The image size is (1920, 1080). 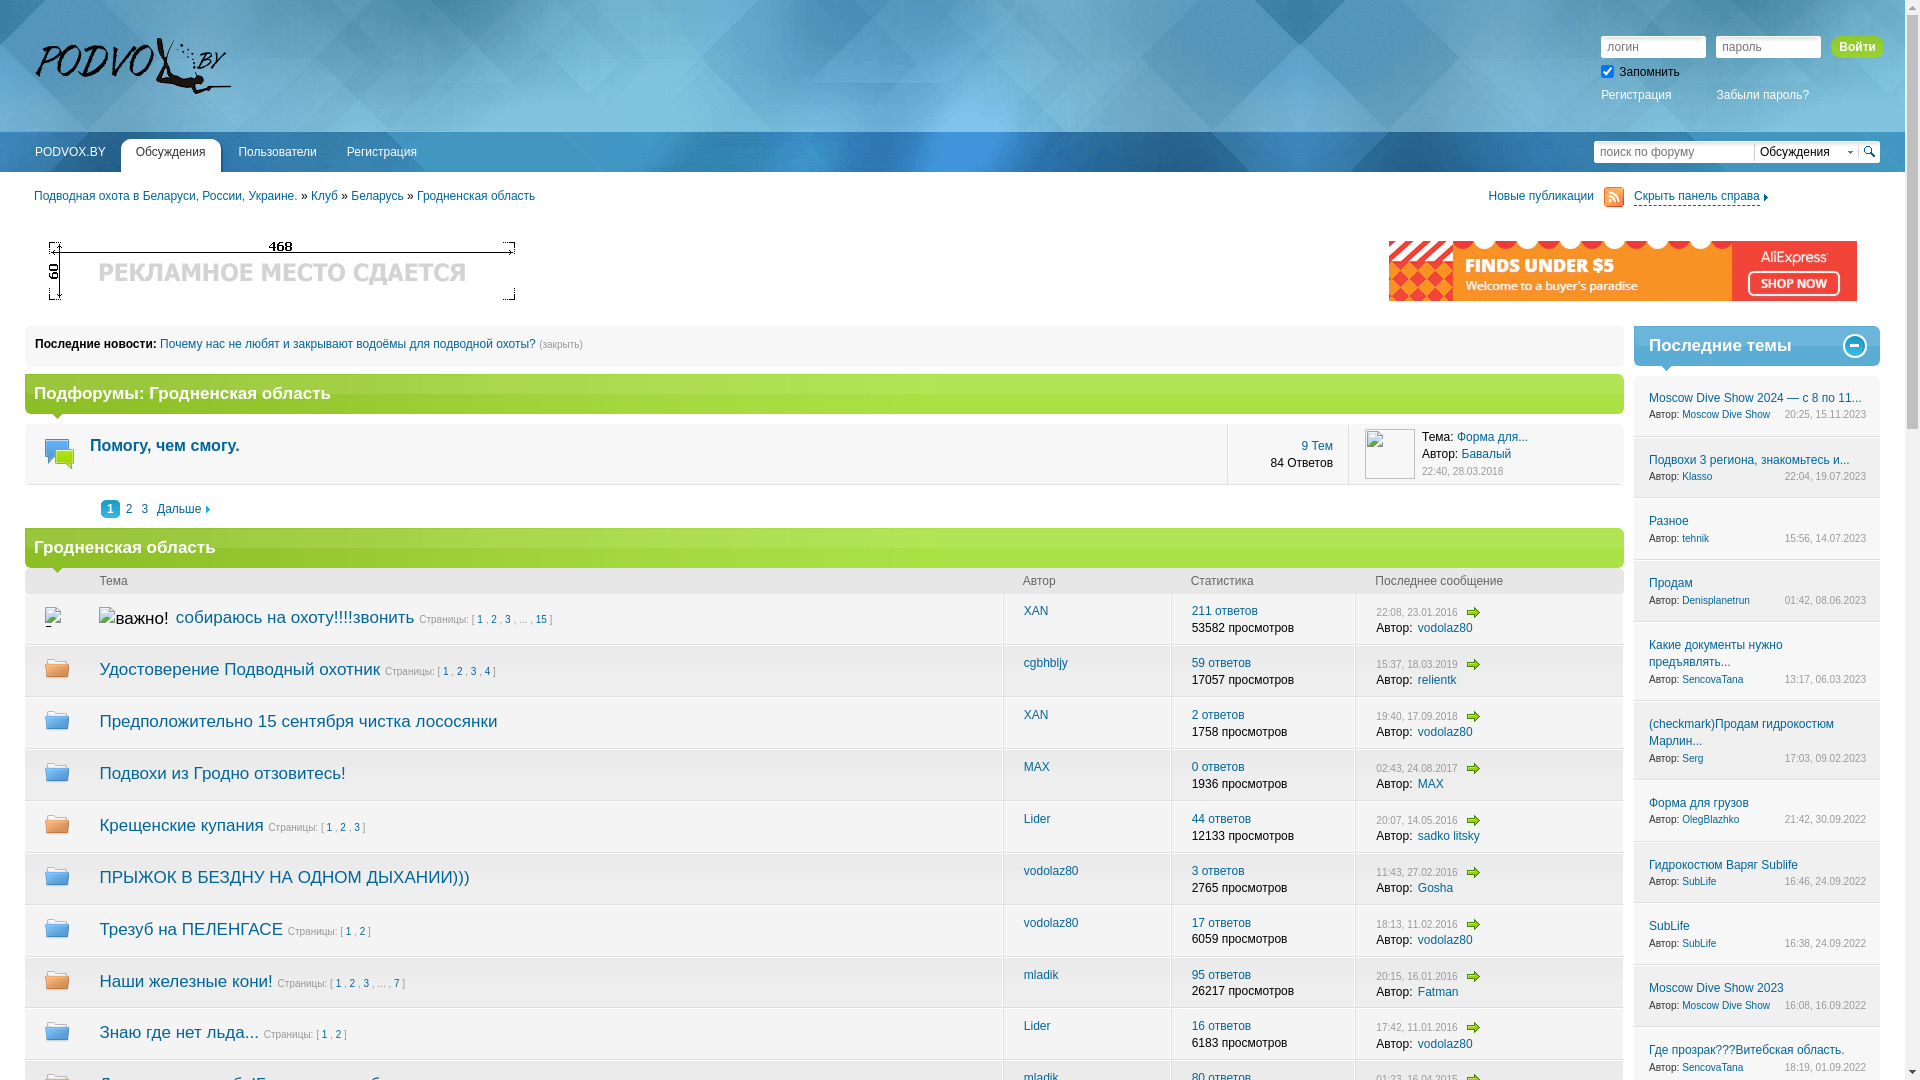 I want to click on 'Denisplanetrun', so click(x=1715, y=599).